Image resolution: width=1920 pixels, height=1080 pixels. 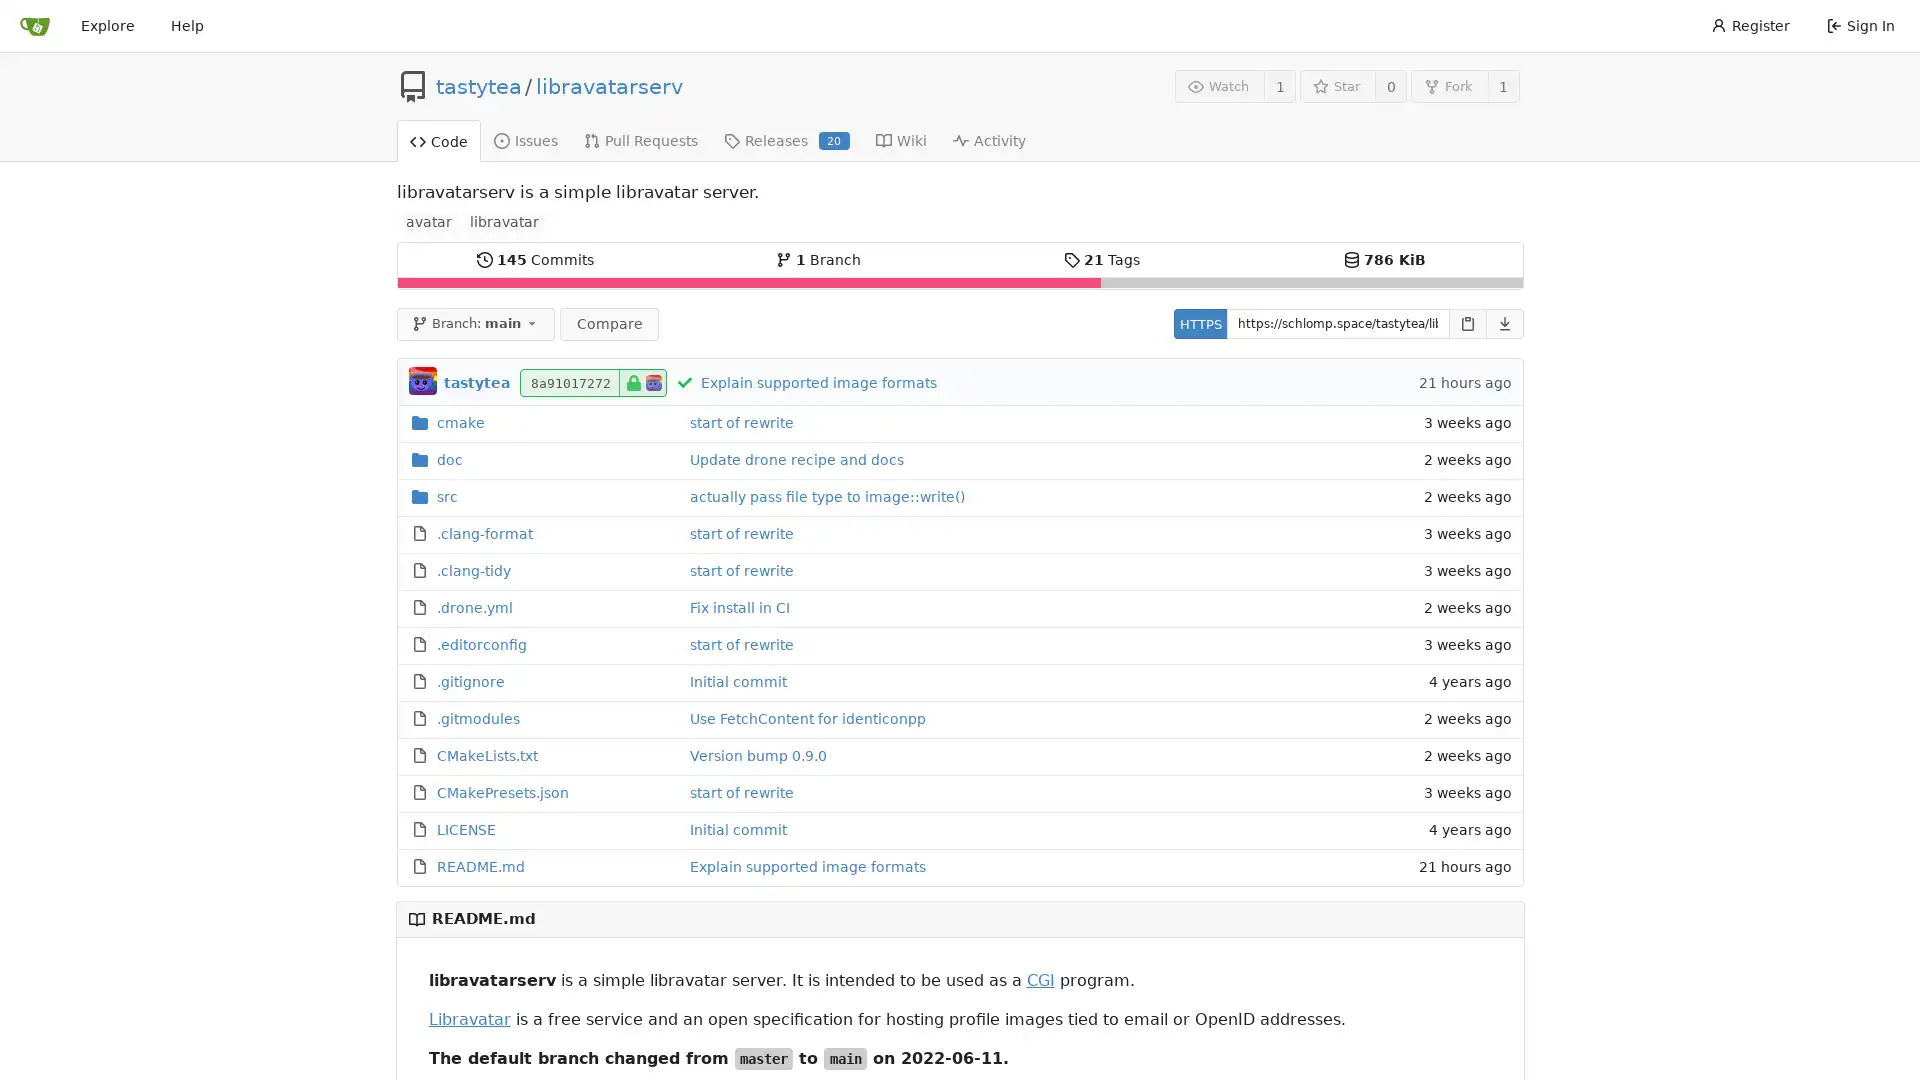 What do you see at coordinates (1199, 323) in the screenshot?
I see `HTTPS` at bounding box center [1199, 323].